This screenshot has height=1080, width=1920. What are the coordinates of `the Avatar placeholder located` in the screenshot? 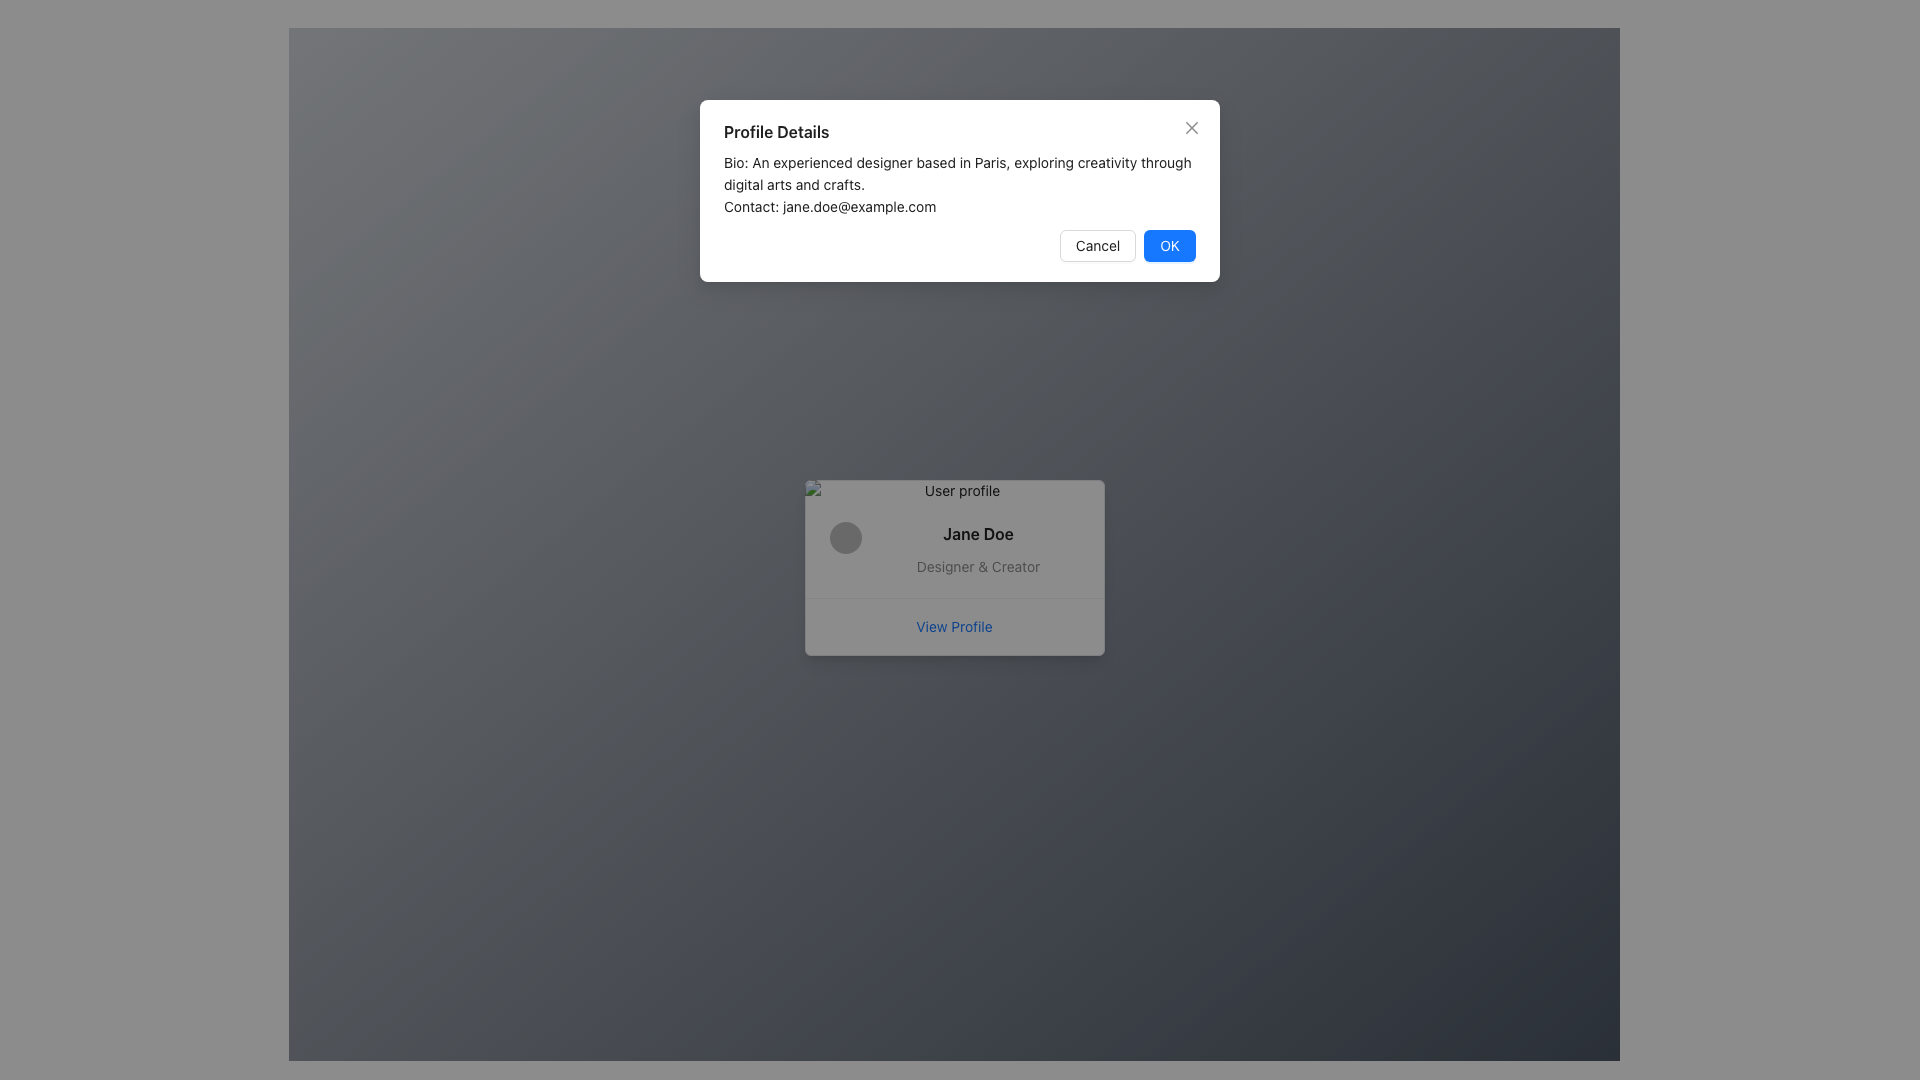 It's located at (845, 537).